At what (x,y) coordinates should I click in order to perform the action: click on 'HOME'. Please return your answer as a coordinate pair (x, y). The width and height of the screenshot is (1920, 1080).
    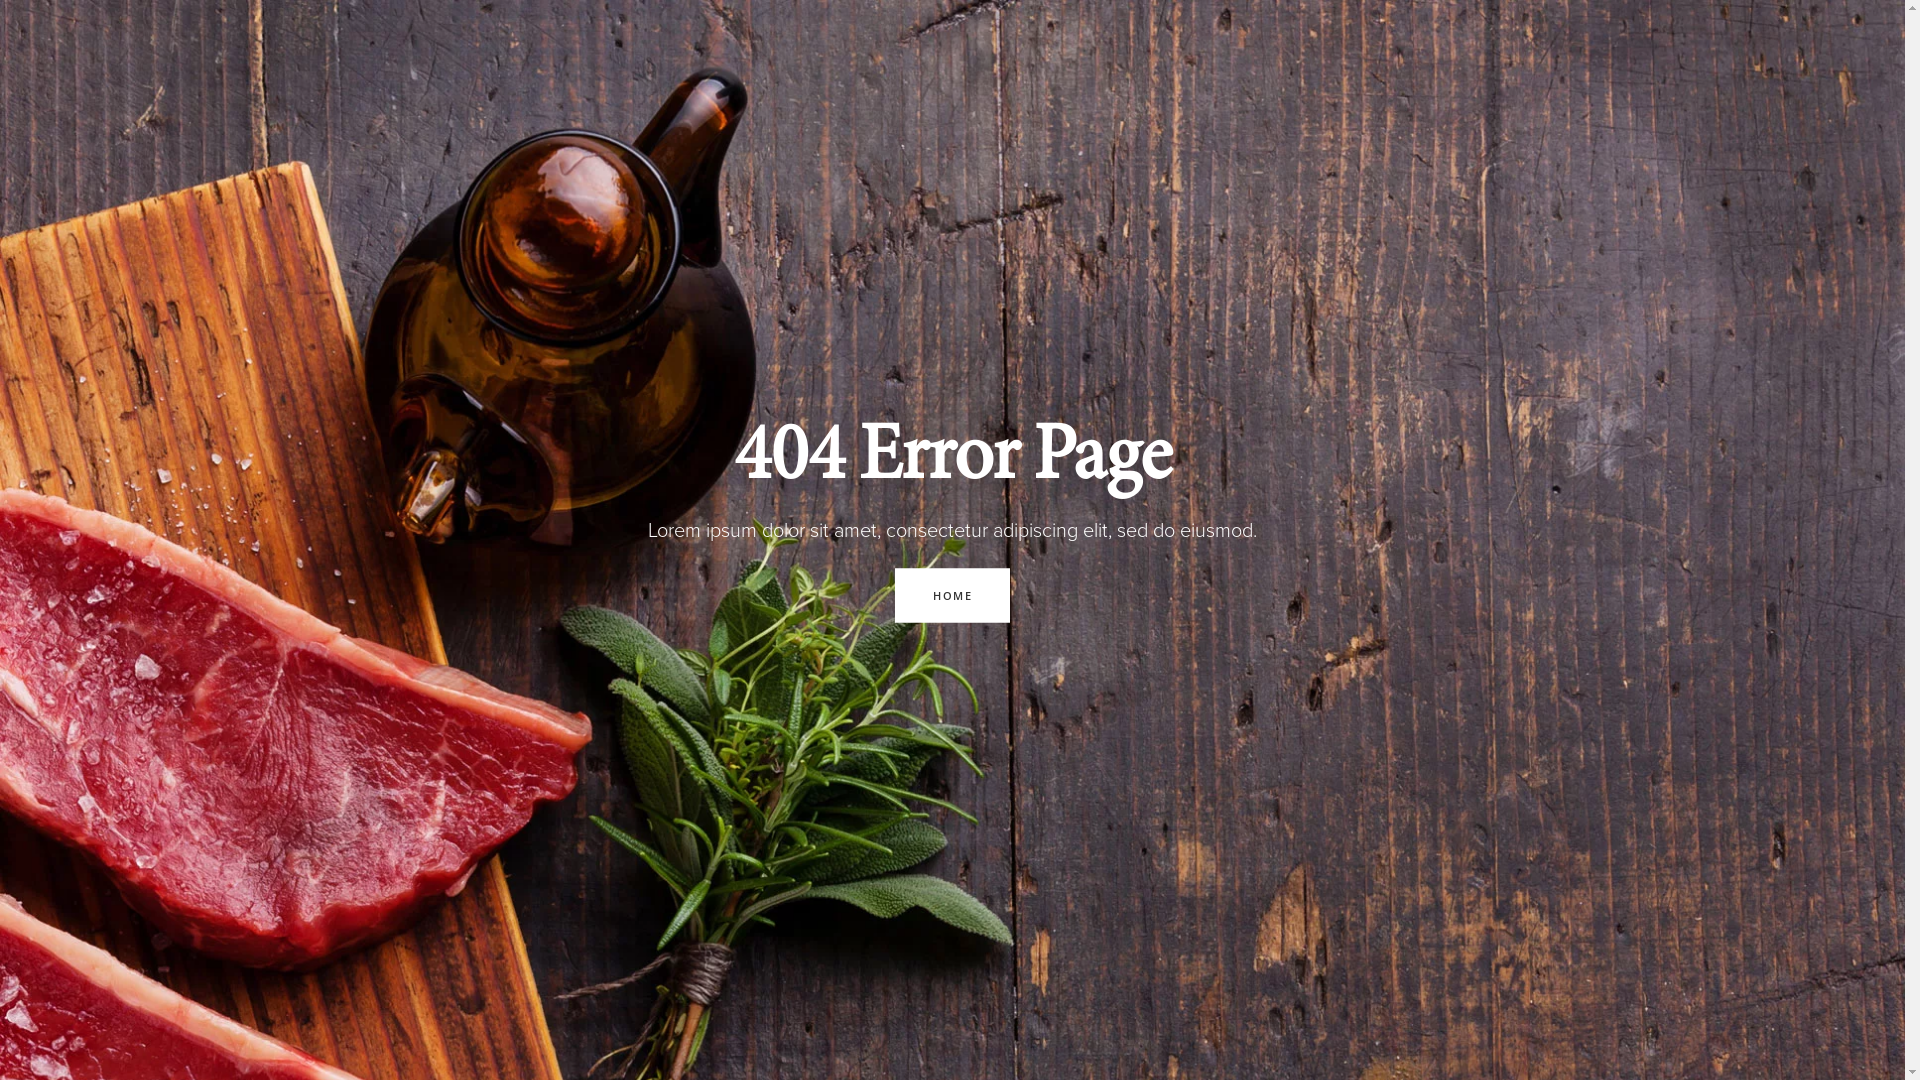
    Looking at the image, I should click on (951, 593).